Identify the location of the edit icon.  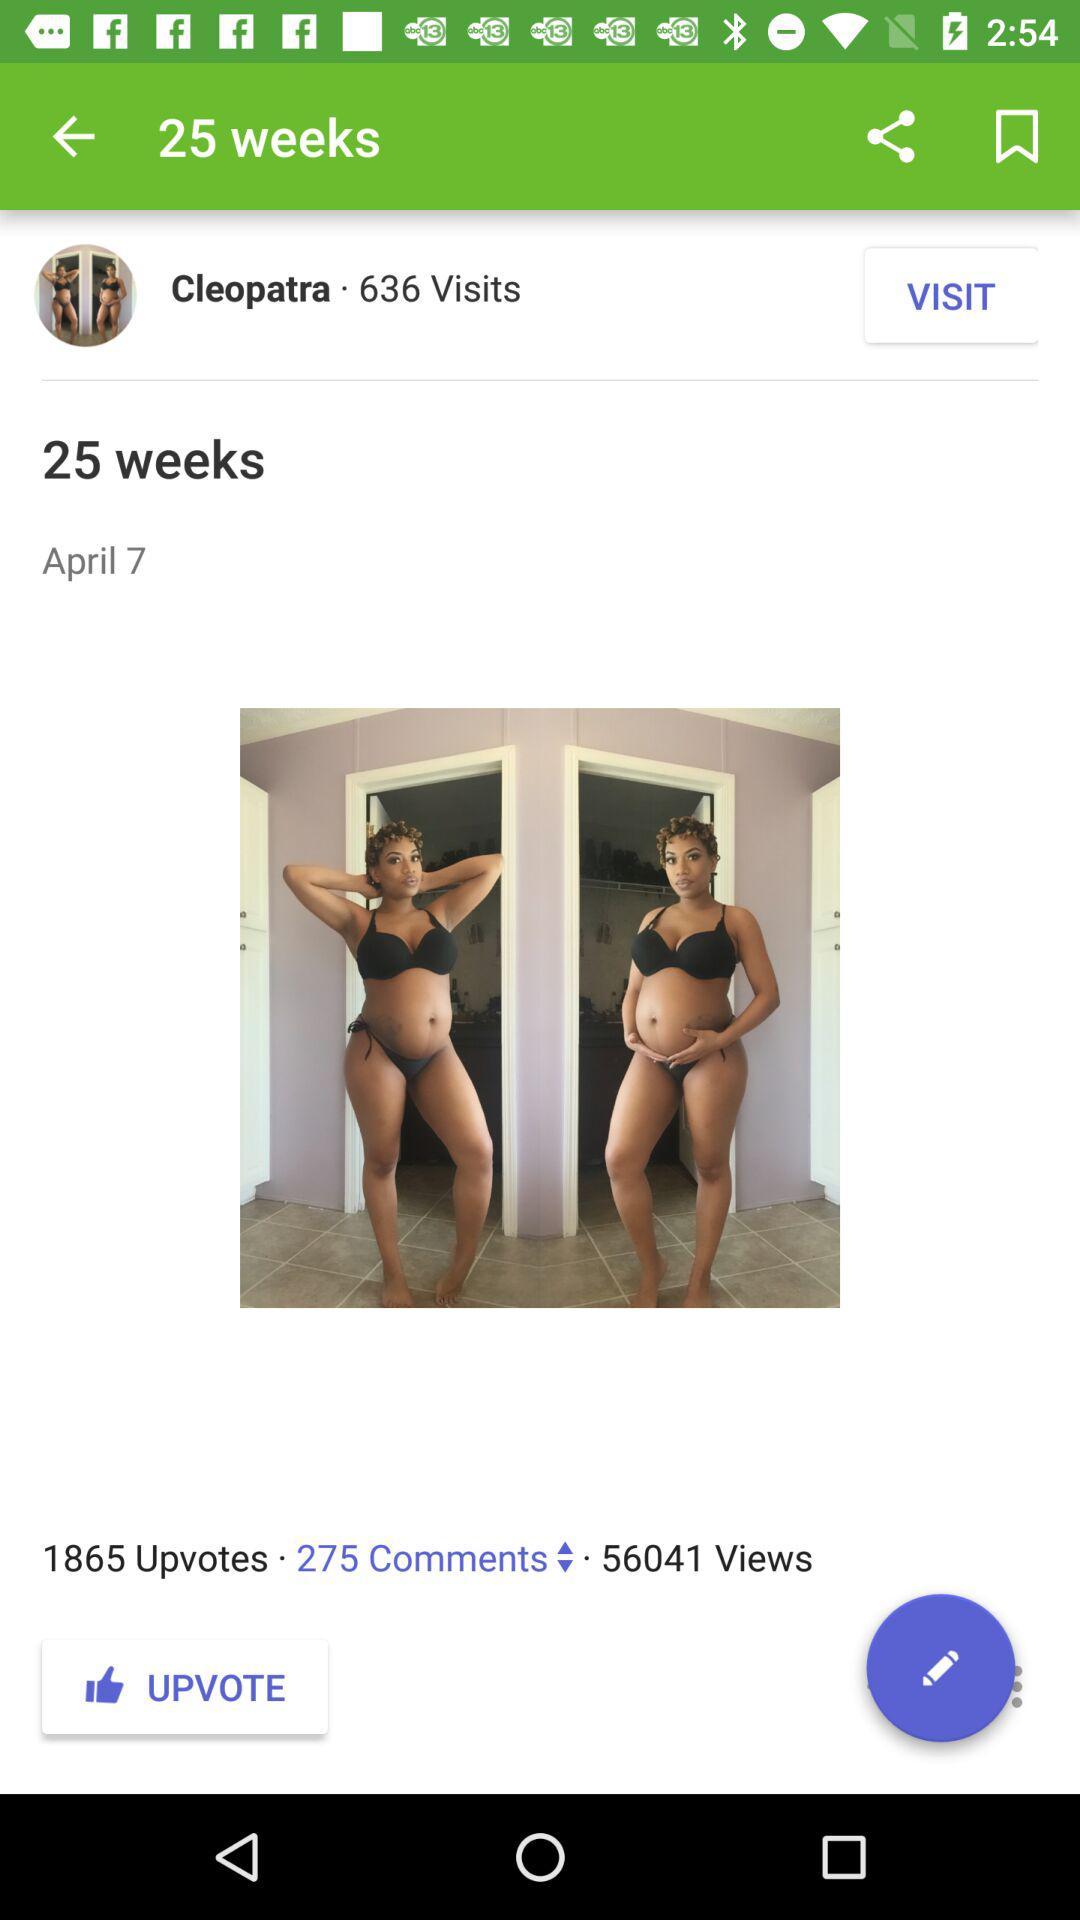
(940, 1675).